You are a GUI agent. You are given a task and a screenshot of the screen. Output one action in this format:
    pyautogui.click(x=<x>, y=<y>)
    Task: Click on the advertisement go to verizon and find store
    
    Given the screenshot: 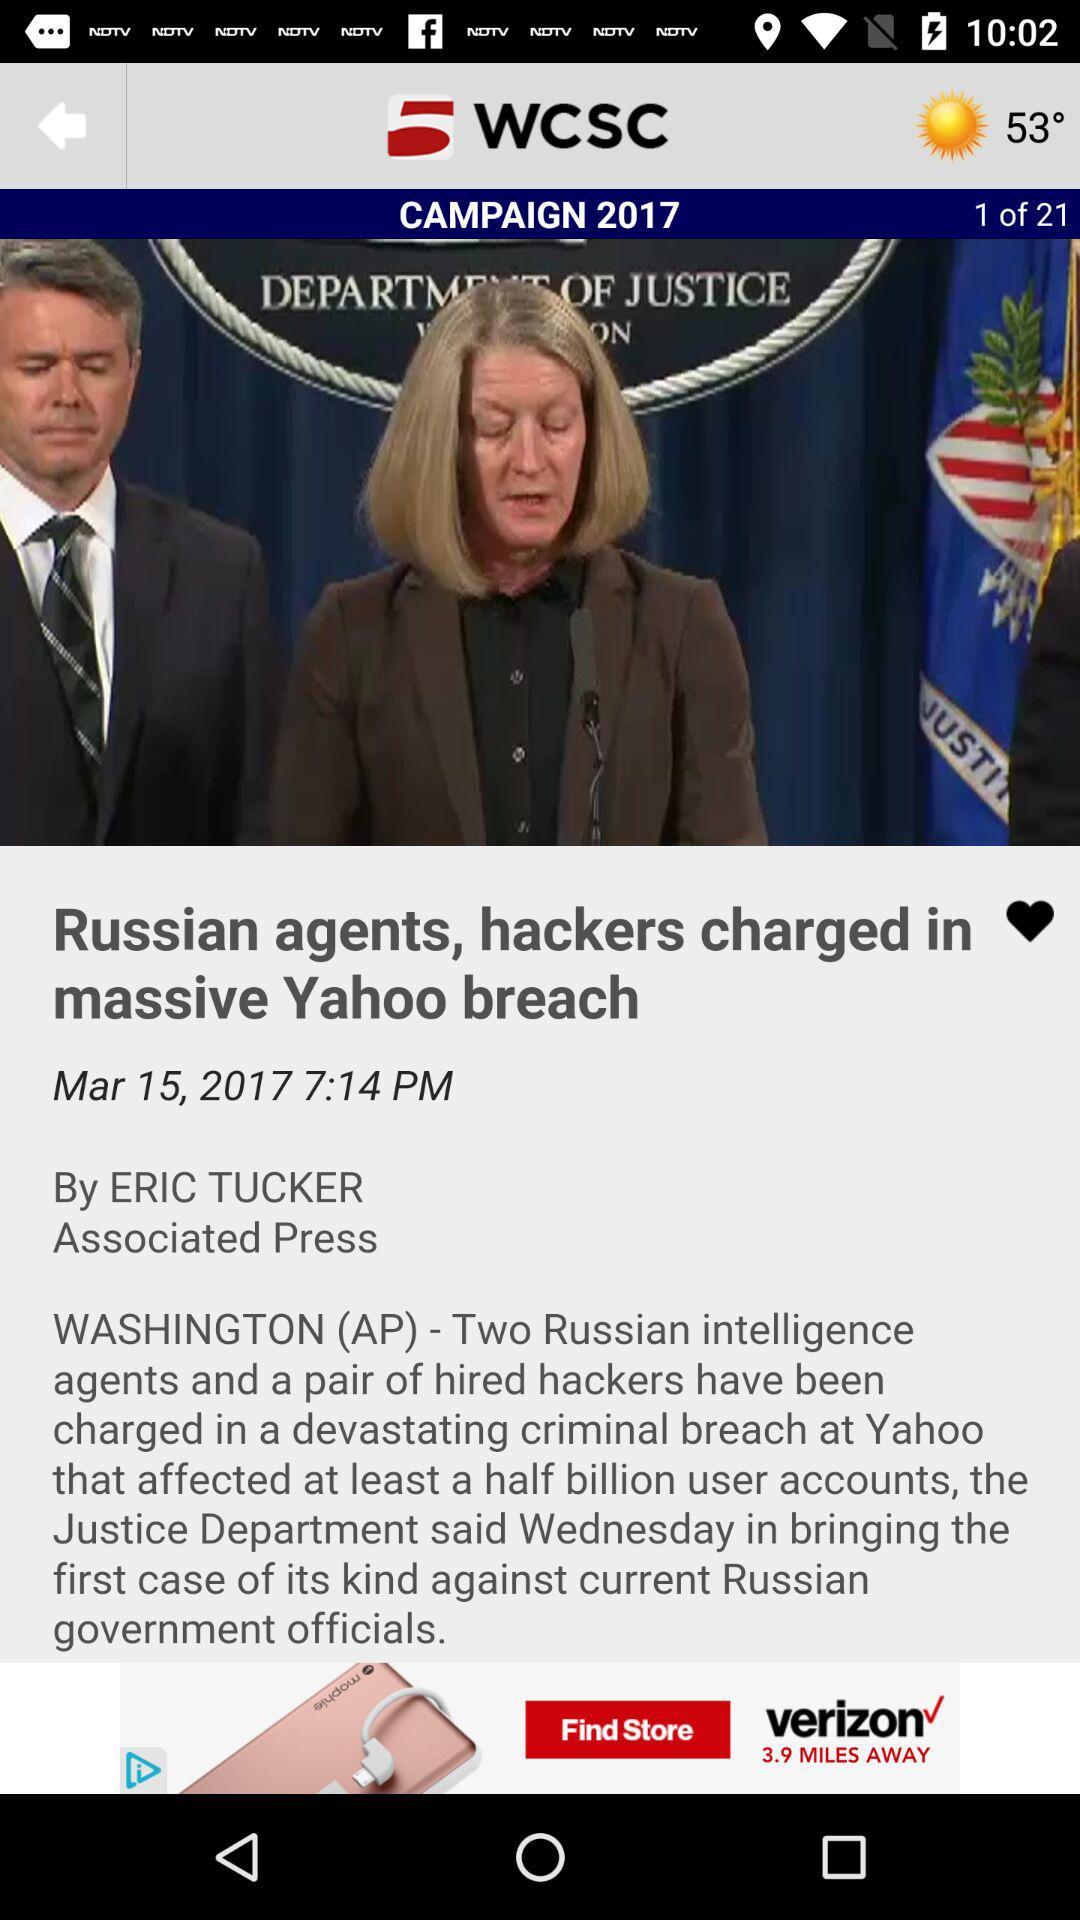 What is the action you would take?
    pyautogui.click(x=540, y=1727)
    